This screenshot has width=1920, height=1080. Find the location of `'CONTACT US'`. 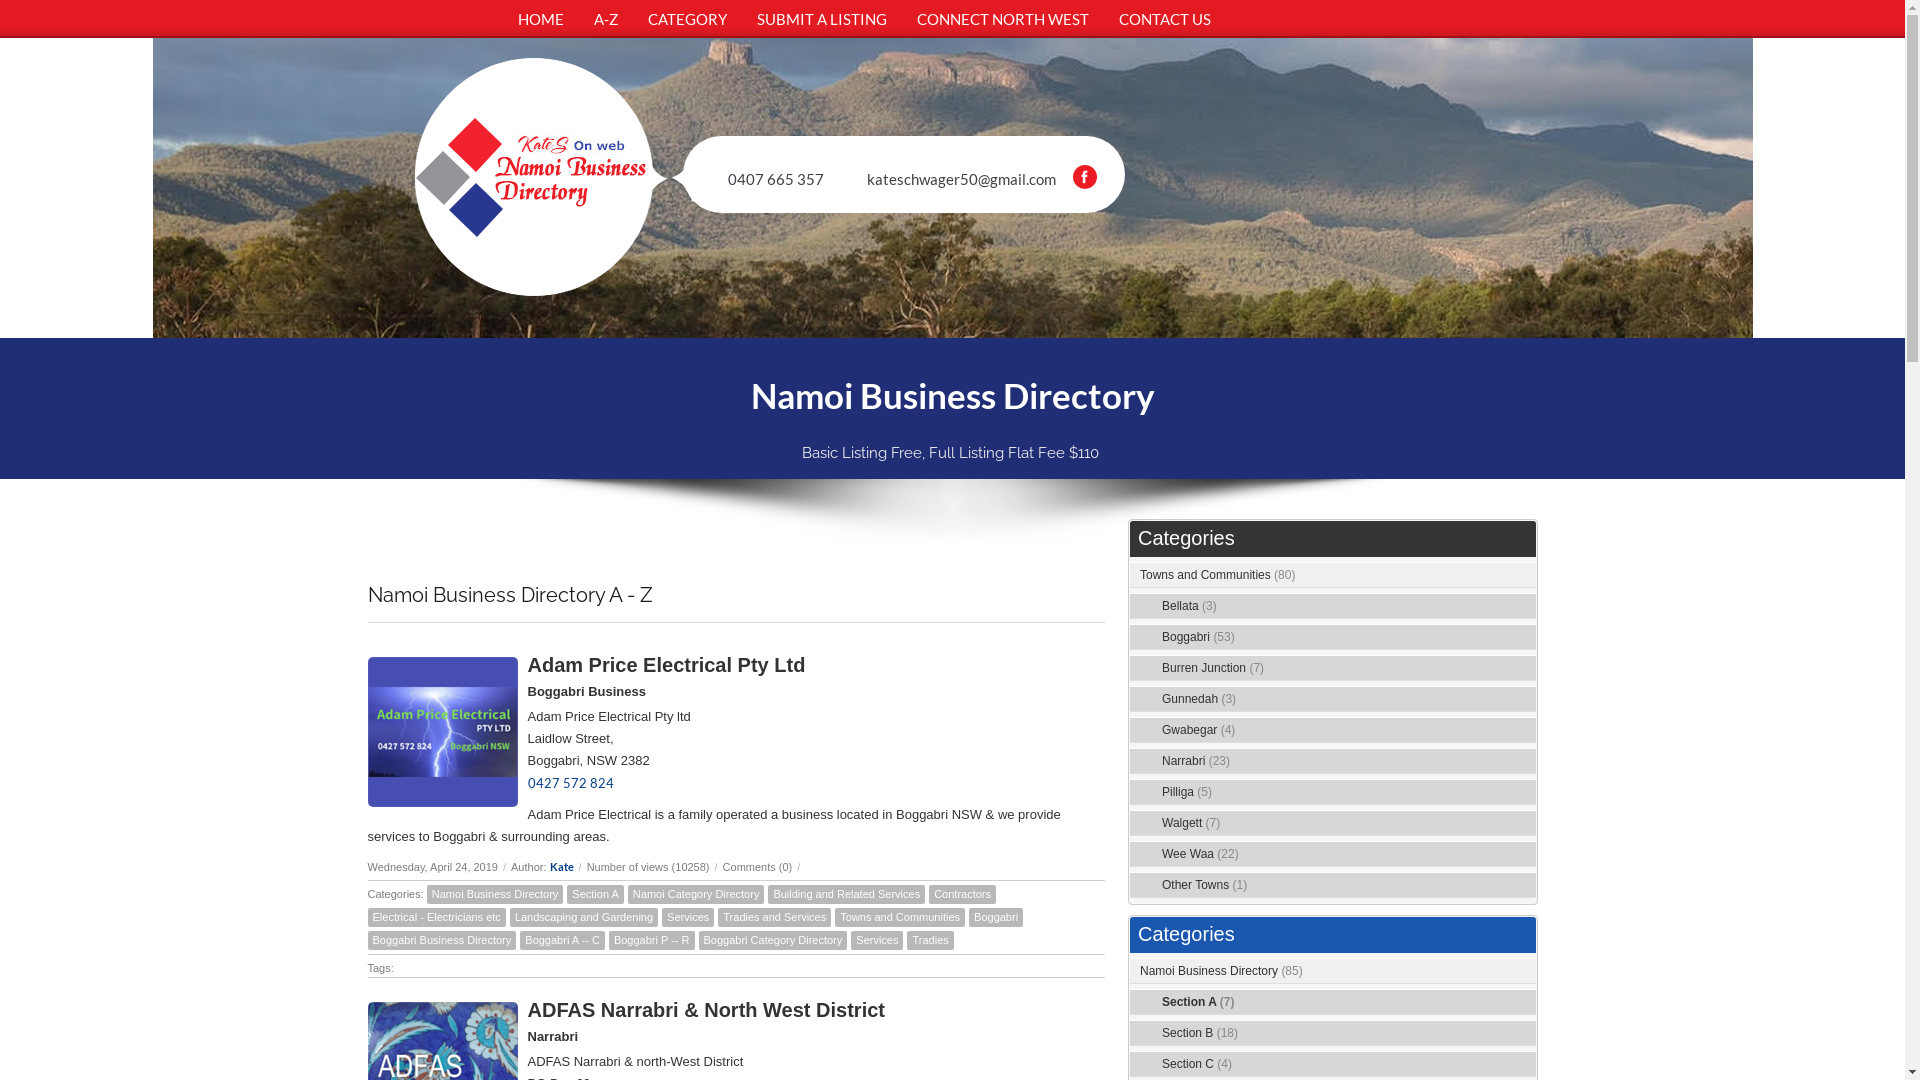

'CONTACT US' is located at coordinates (1165, 19).